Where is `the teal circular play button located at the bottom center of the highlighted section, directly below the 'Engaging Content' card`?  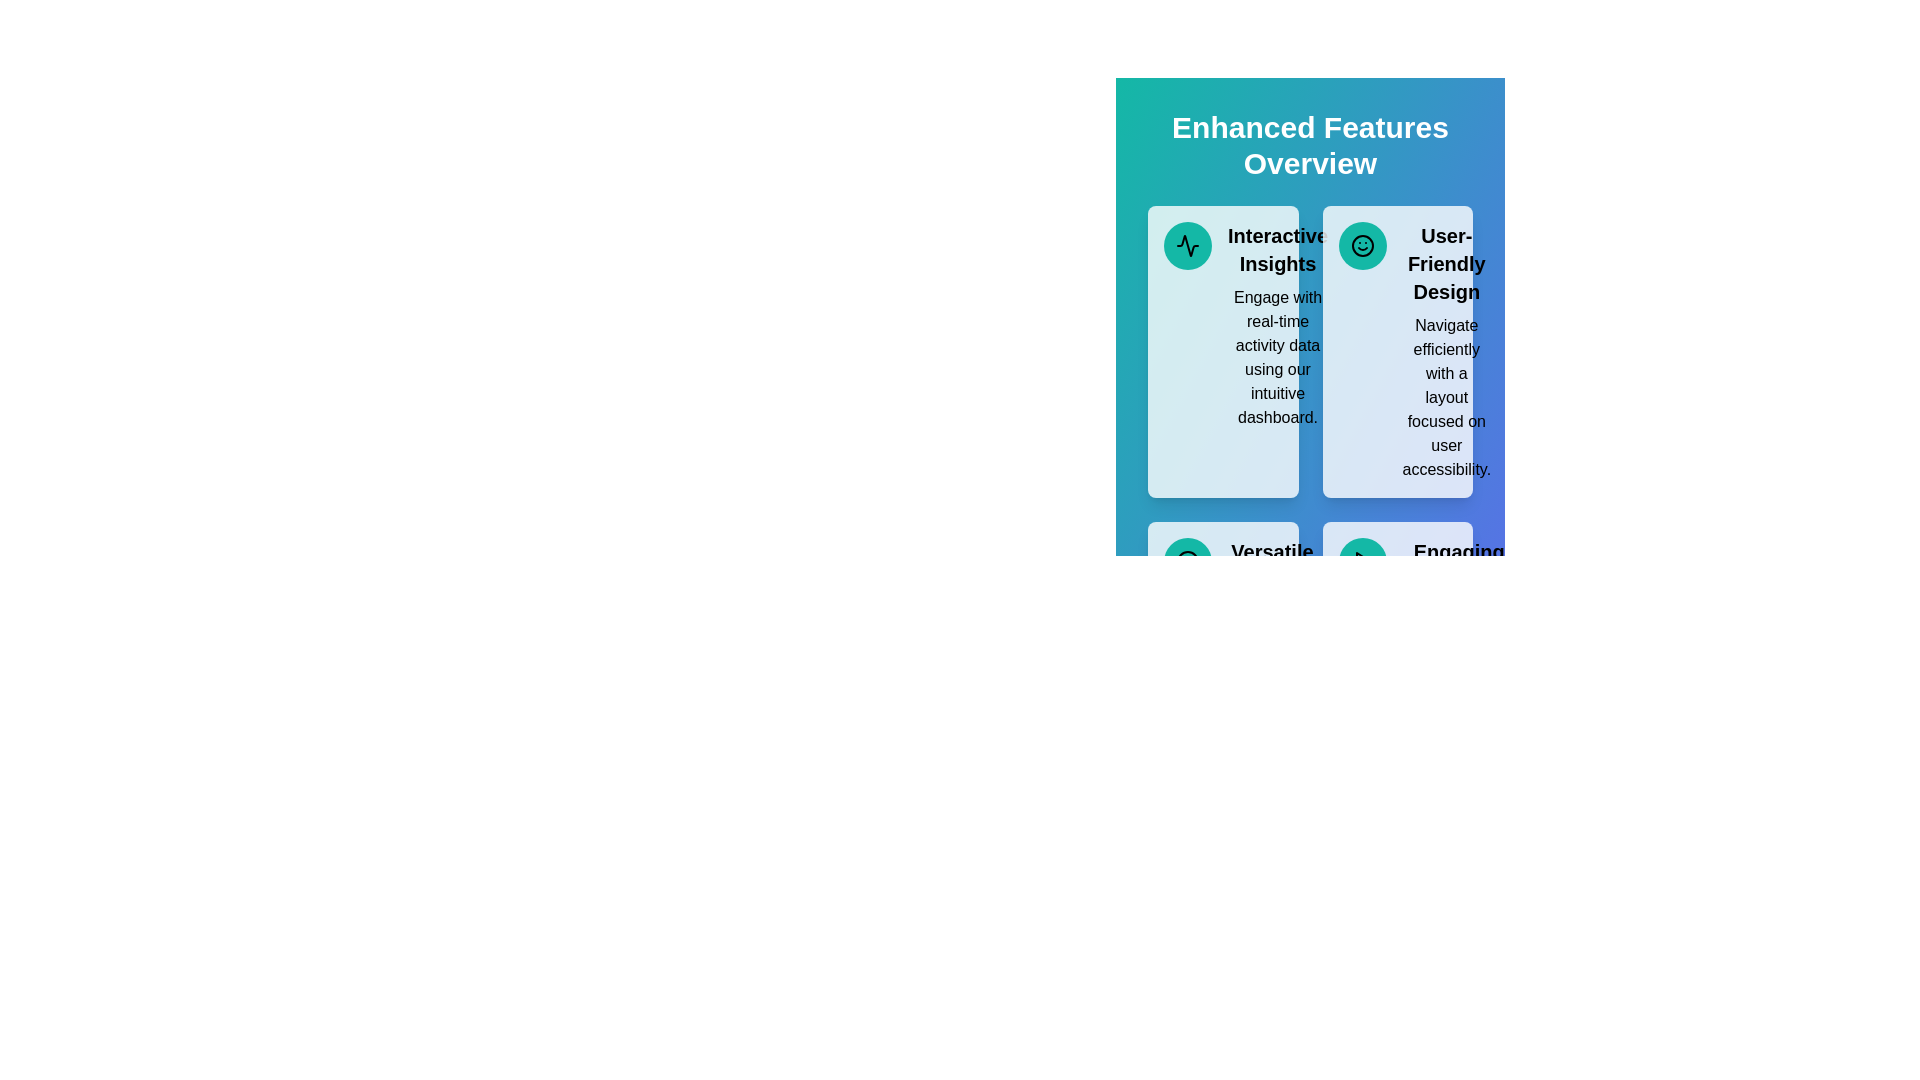
the teal circular play button located at the bottom center of the highlighted section, directly below the 'Engaging Content' card is located at coordinates (1361, 562).